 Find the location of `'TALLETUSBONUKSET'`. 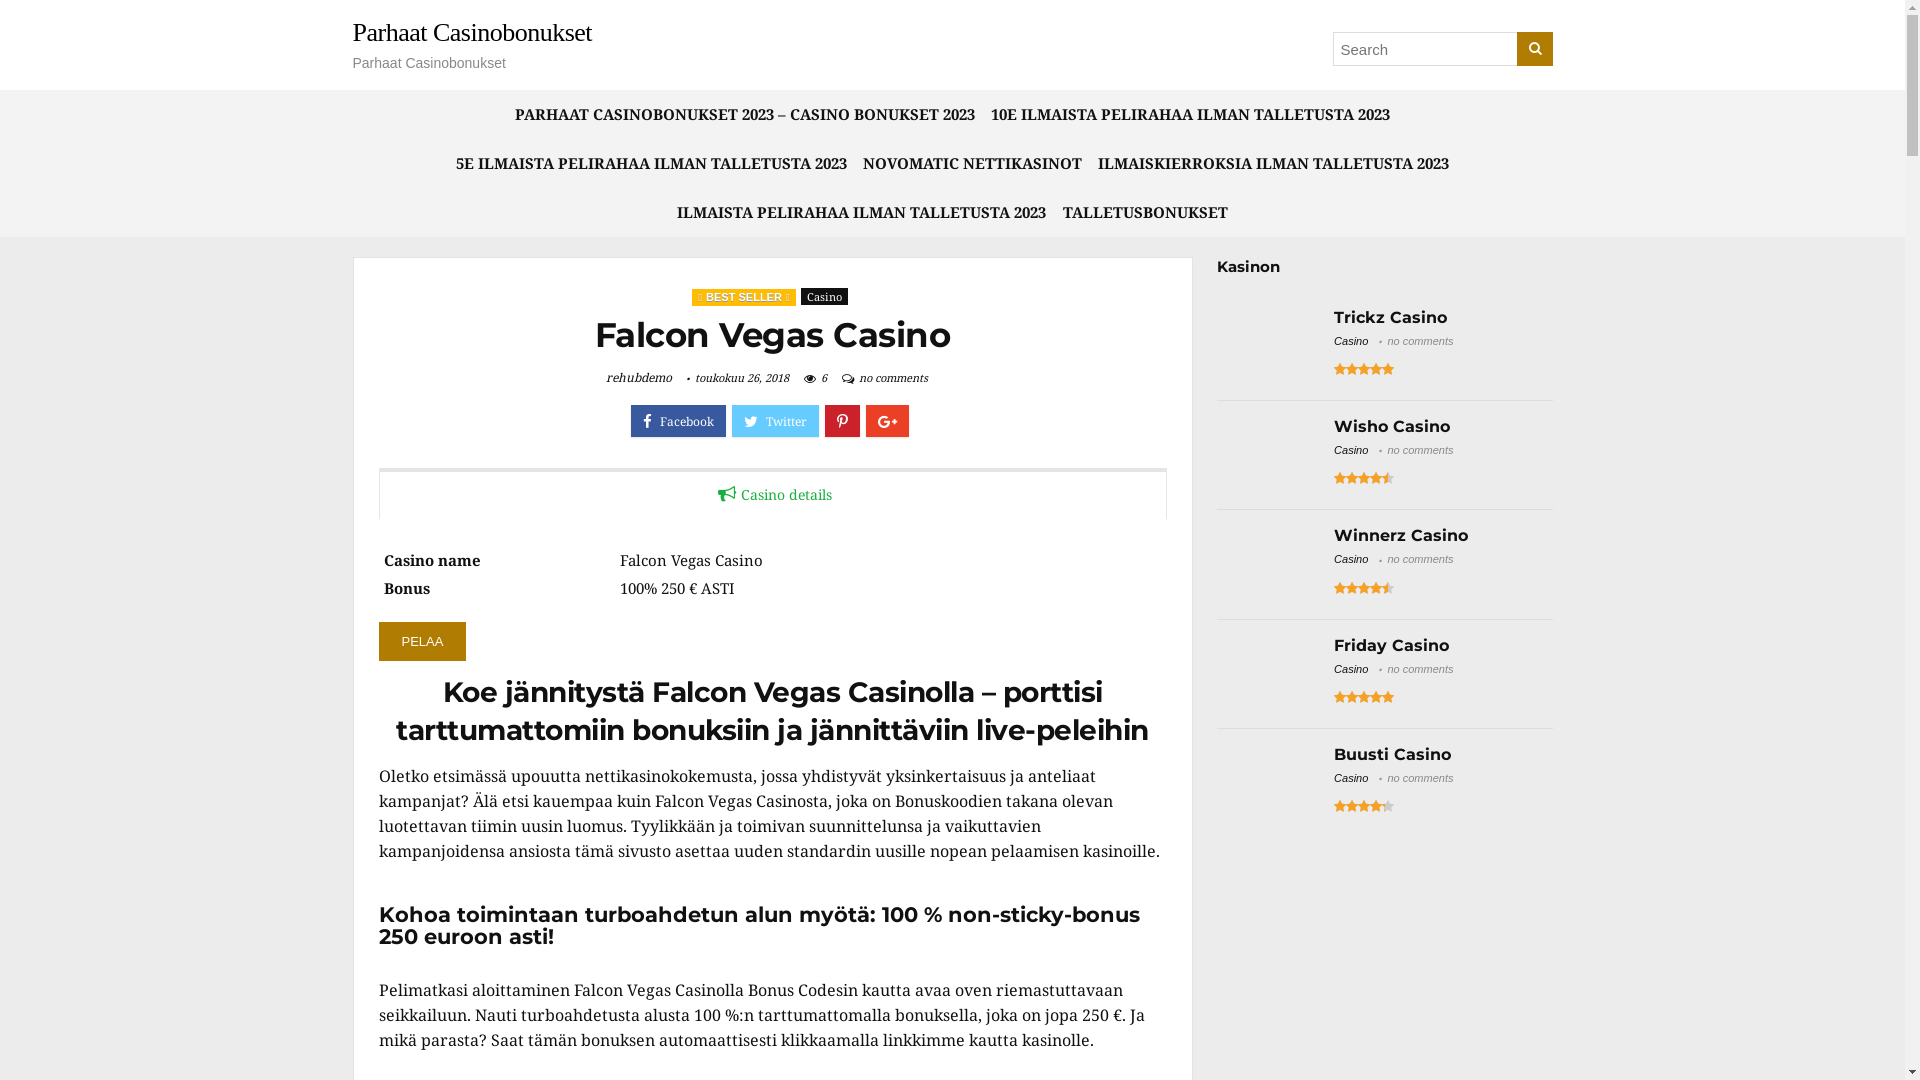

'TALLETUSBONUKSET' is located at coordinates (1145, 212).